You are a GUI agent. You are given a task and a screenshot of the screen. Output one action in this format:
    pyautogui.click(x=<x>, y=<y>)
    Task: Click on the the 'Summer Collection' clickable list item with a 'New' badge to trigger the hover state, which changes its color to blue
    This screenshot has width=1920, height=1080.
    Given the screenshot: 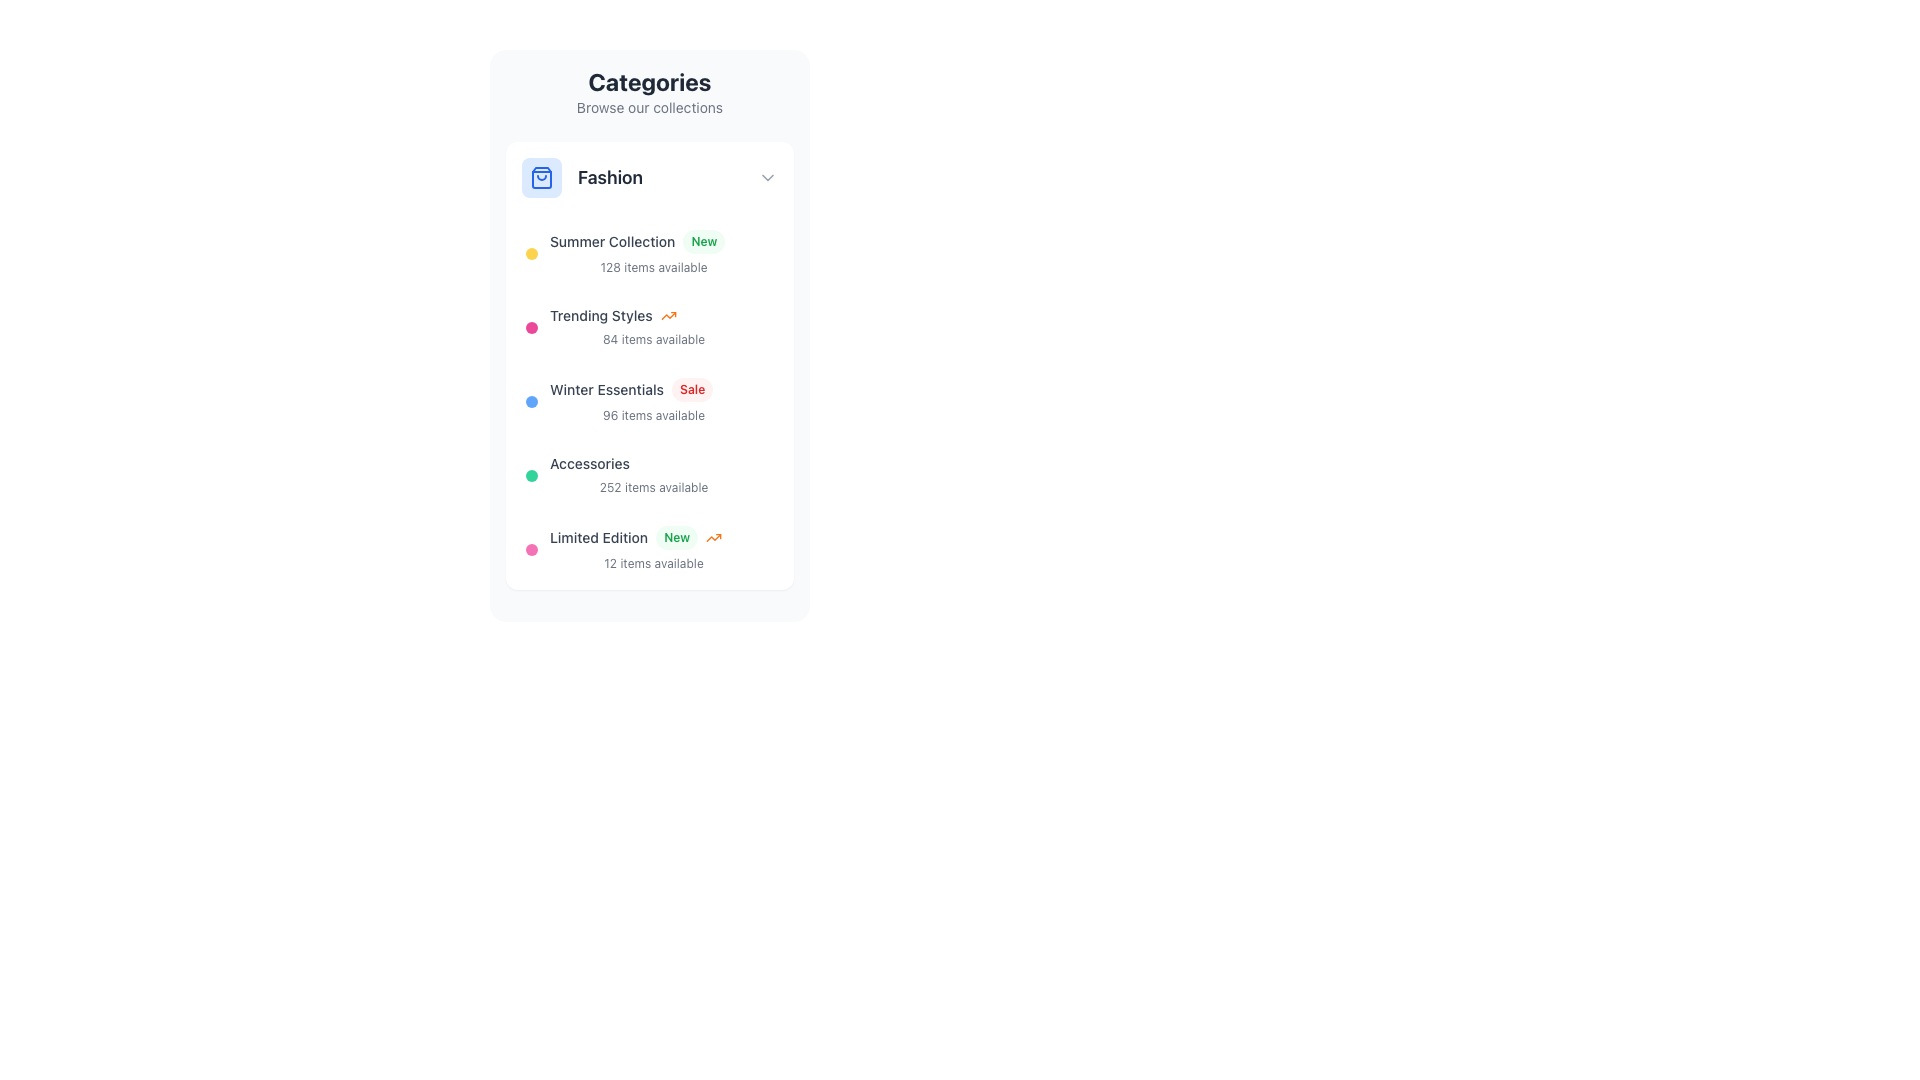 What is the action you would take?
    pyautogui.click(x=653, y=241)
    